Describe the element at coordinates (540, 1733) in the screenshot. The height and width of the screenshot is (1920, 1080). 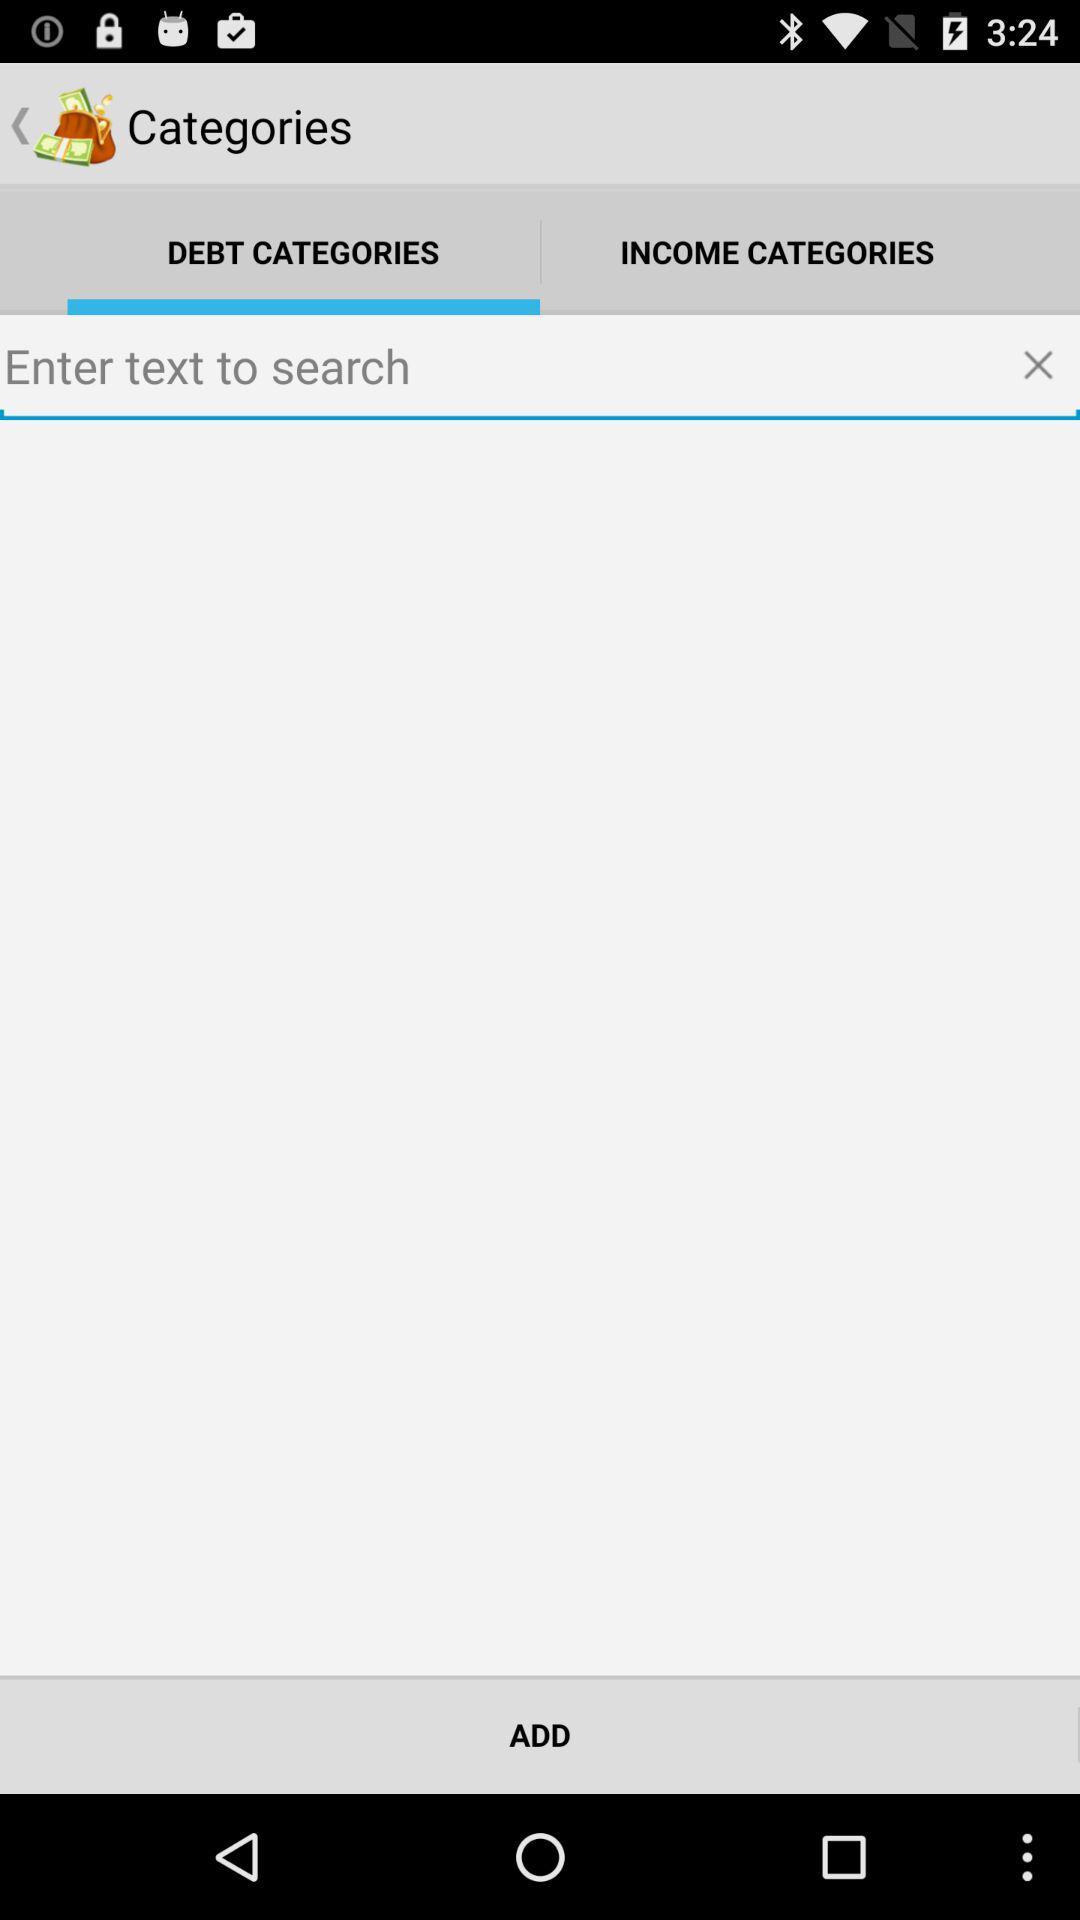
I see `add at the bottom` at that location.